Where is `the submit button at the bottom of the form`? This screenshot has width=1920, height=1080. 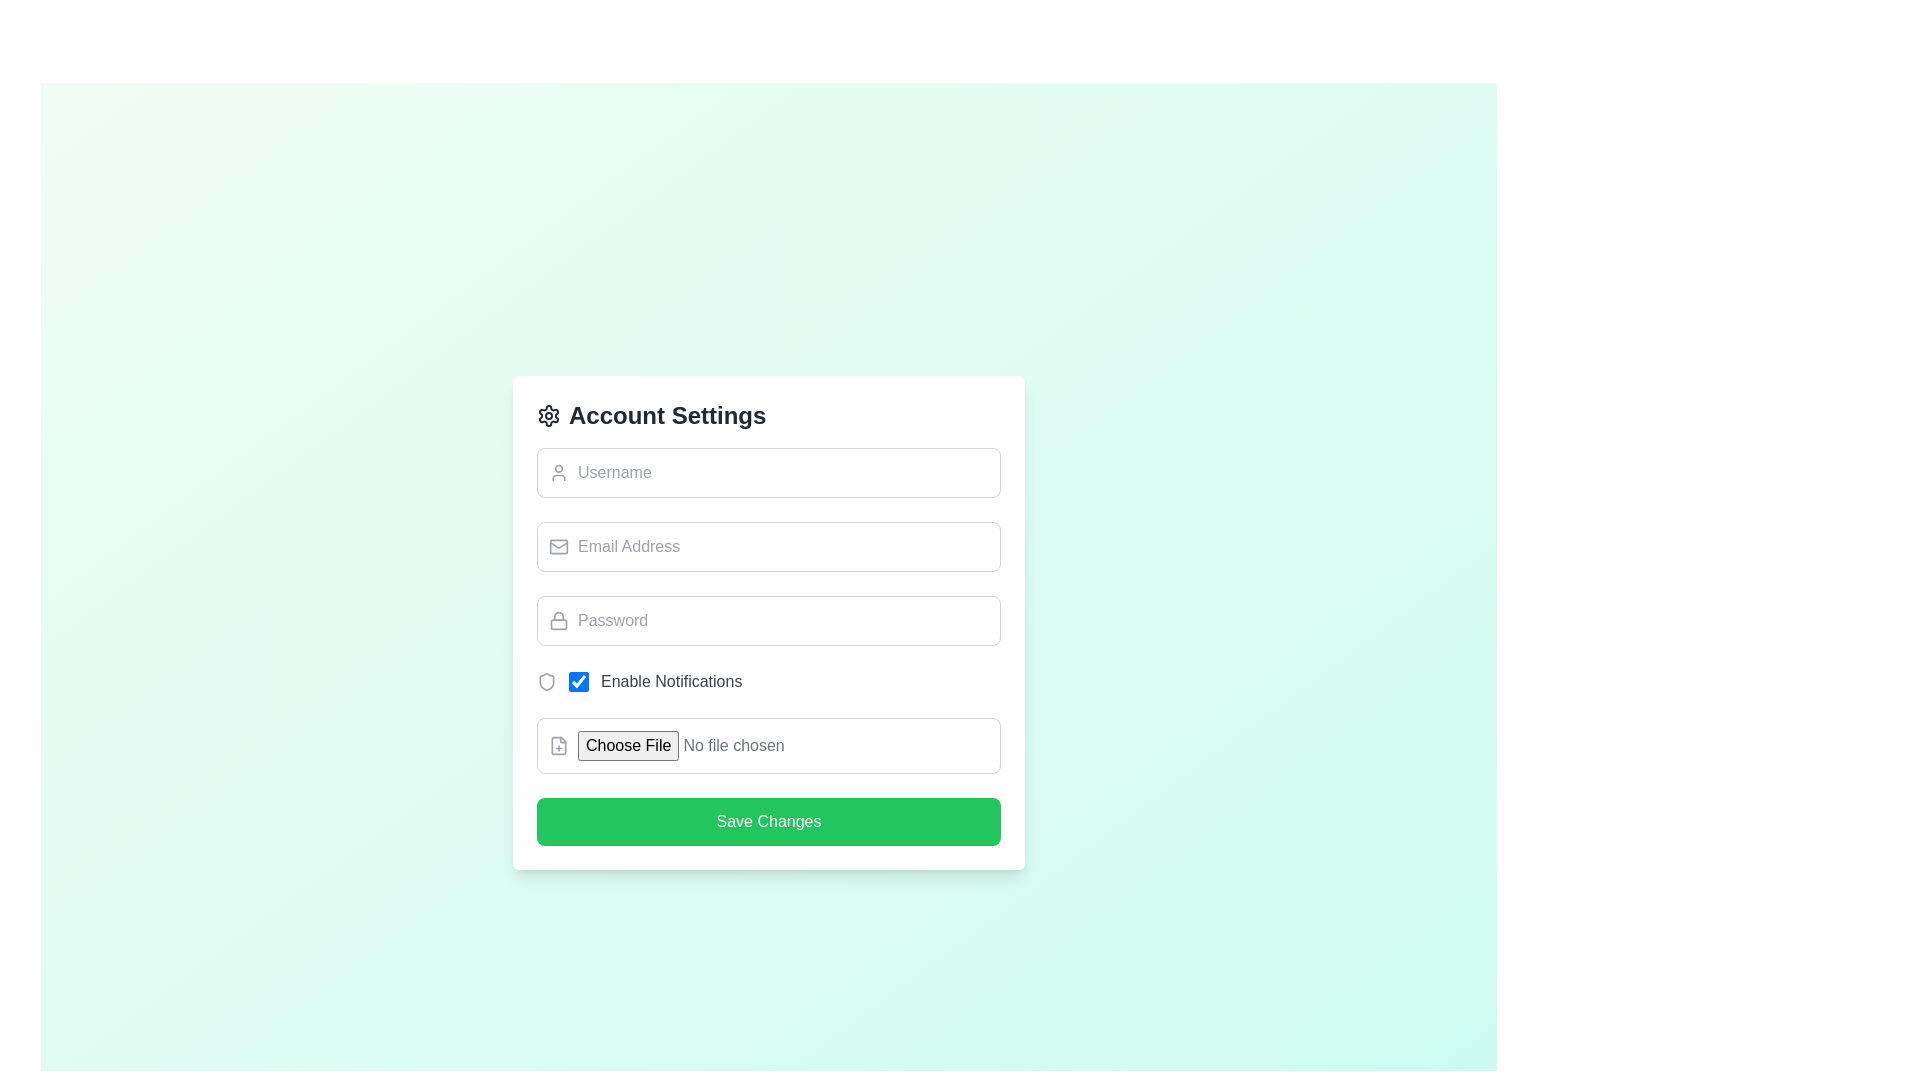 the submit button at the bottom of the form is located at coordinates (767, 821).